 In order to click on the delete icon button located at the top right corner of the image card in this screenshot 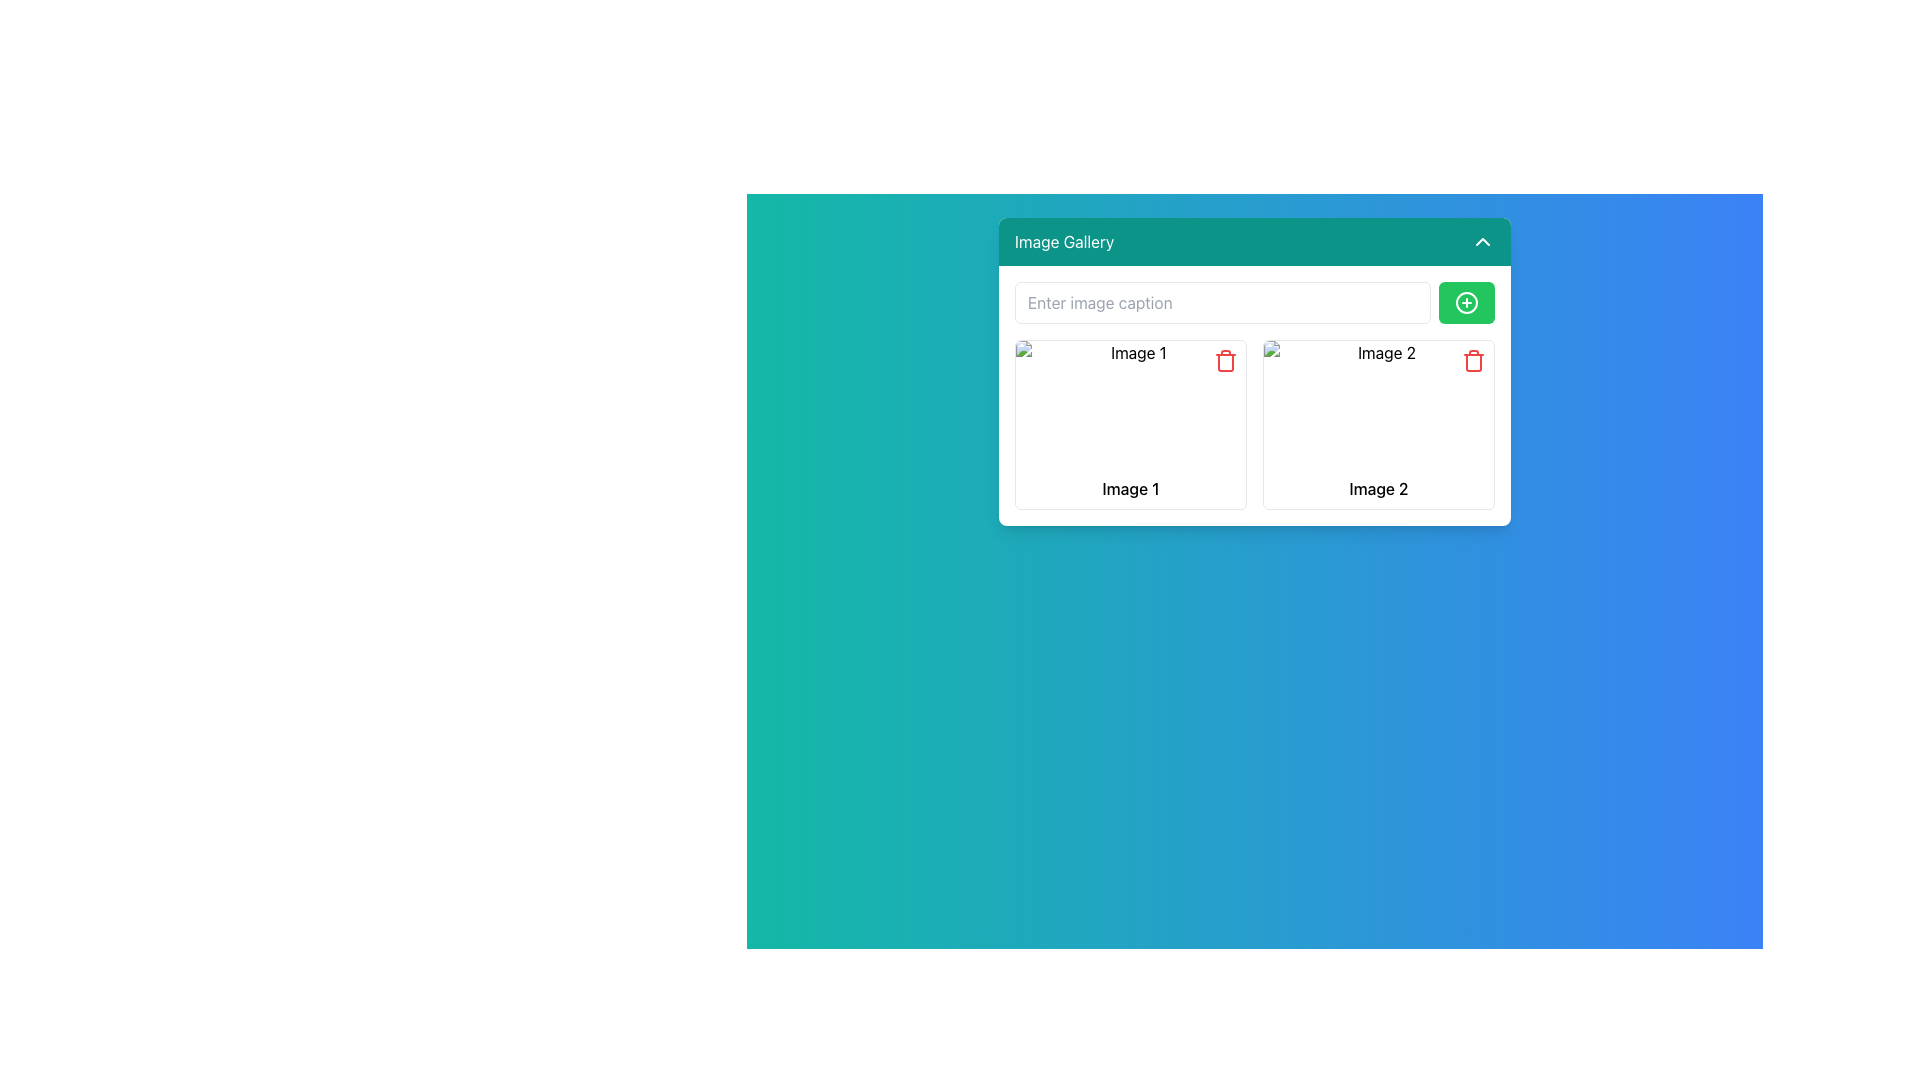, I will do `click(1473, 361)`.